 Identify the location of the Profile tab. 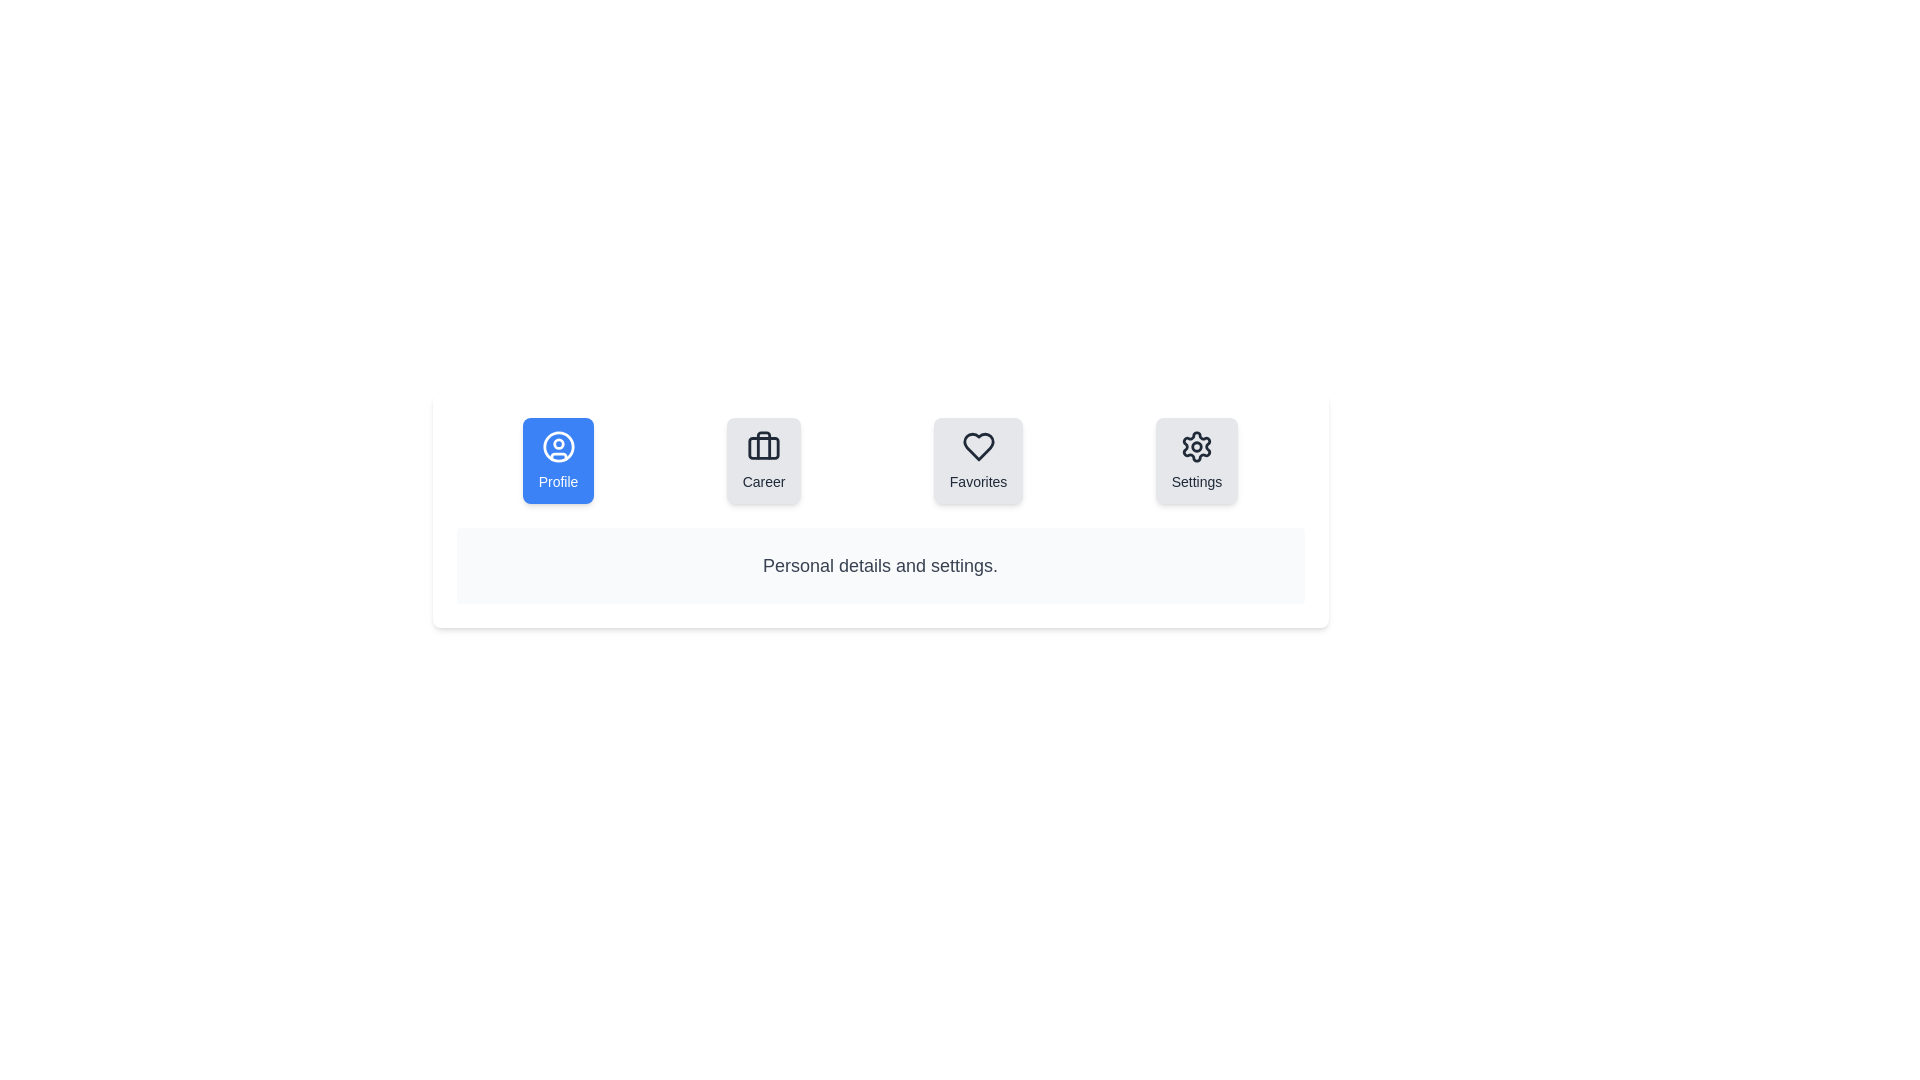
(558, 461).